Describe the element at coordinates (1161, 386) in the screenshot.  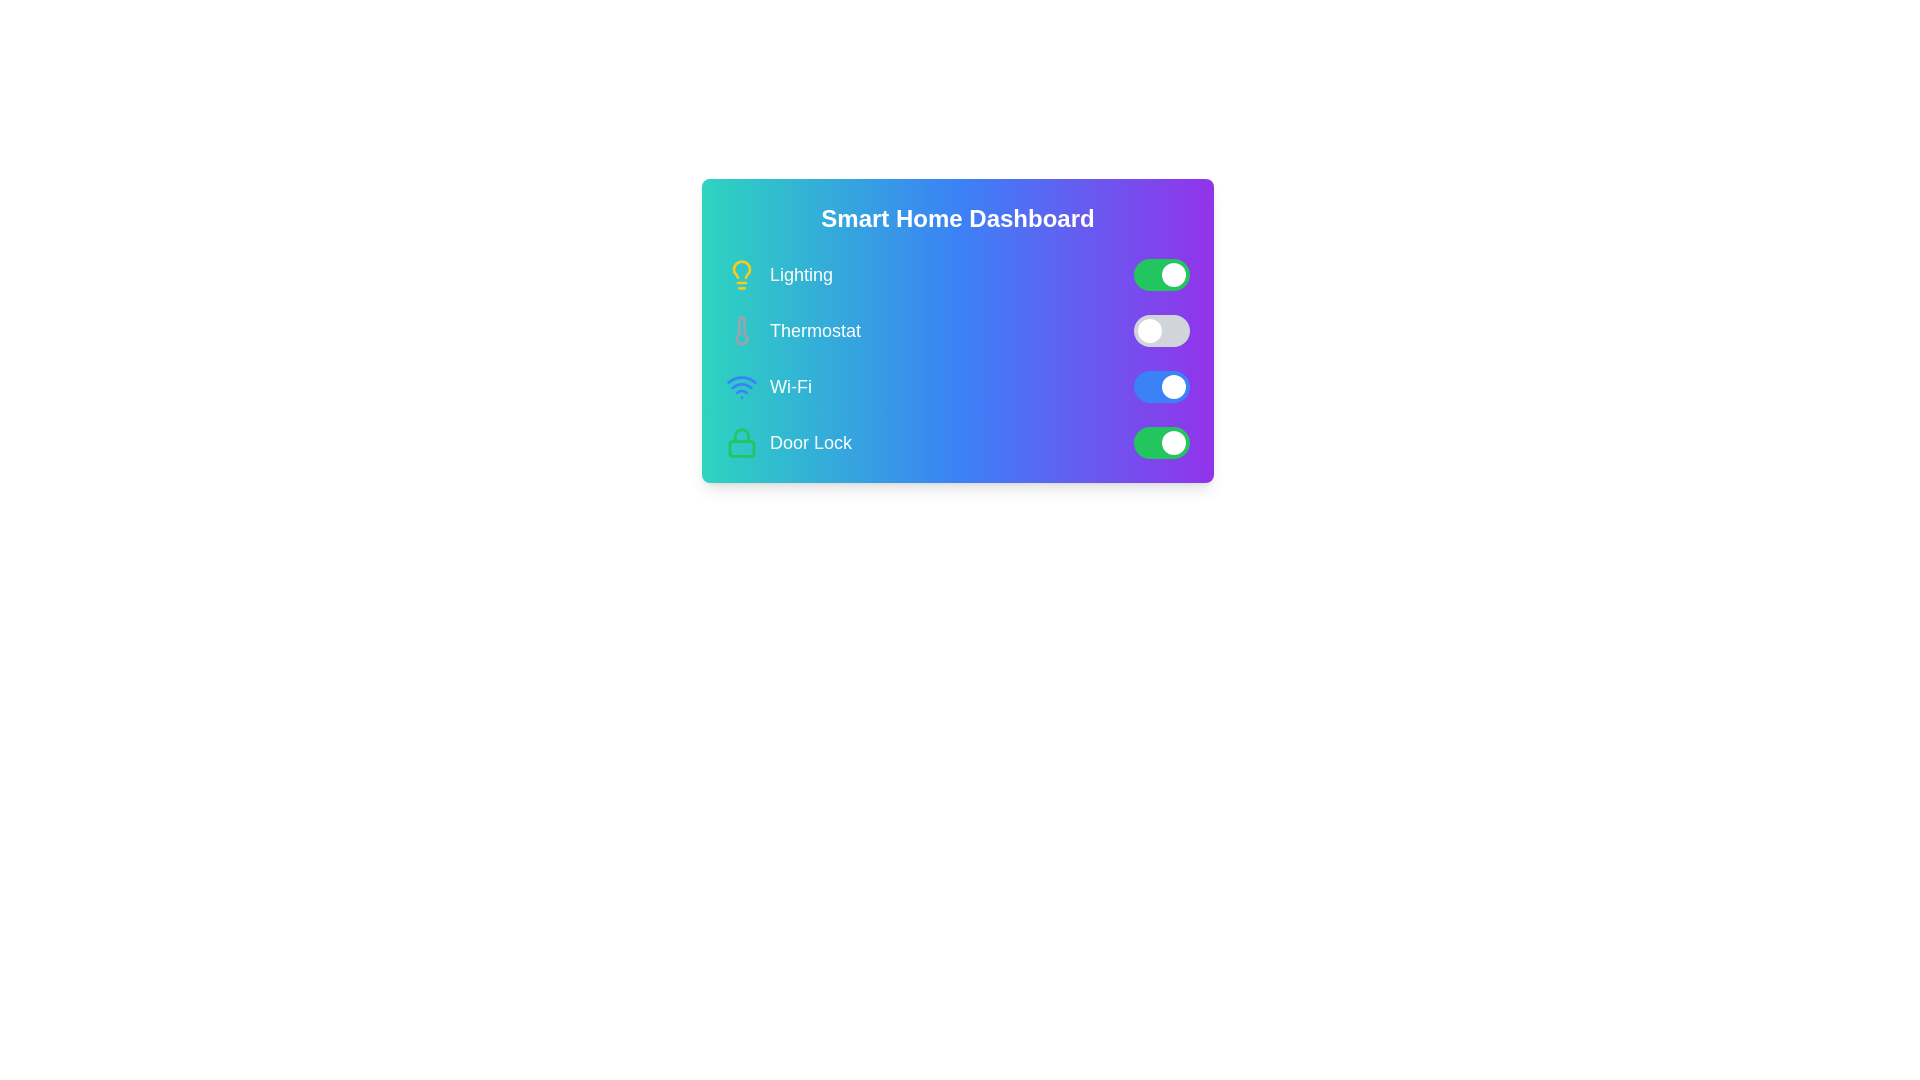
I see `the third toggle switch` at that location.